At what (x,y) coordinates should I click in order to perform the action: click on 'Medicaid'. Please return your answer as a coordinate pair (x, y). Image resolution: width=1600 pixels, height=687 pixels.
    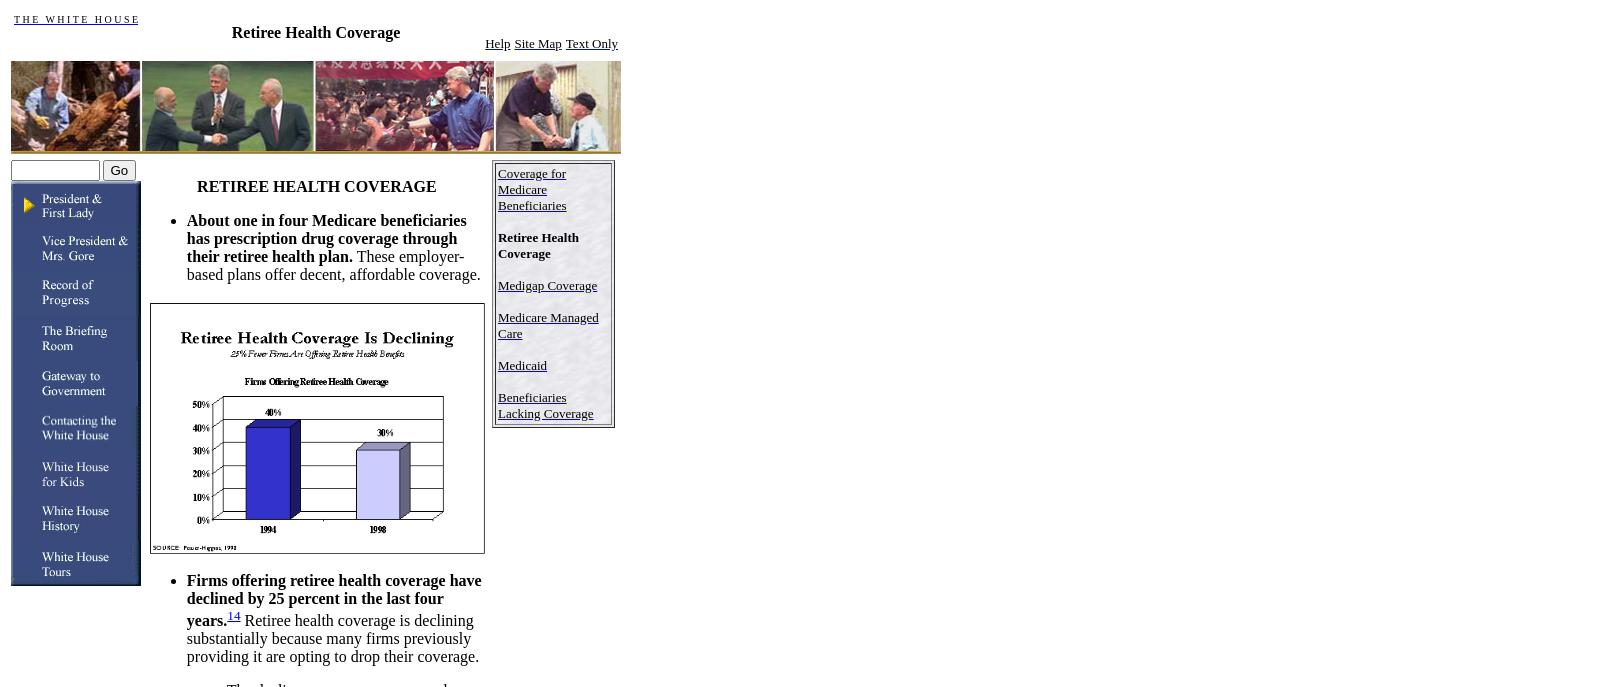
    Looking at the image, I should click on (520, 364).